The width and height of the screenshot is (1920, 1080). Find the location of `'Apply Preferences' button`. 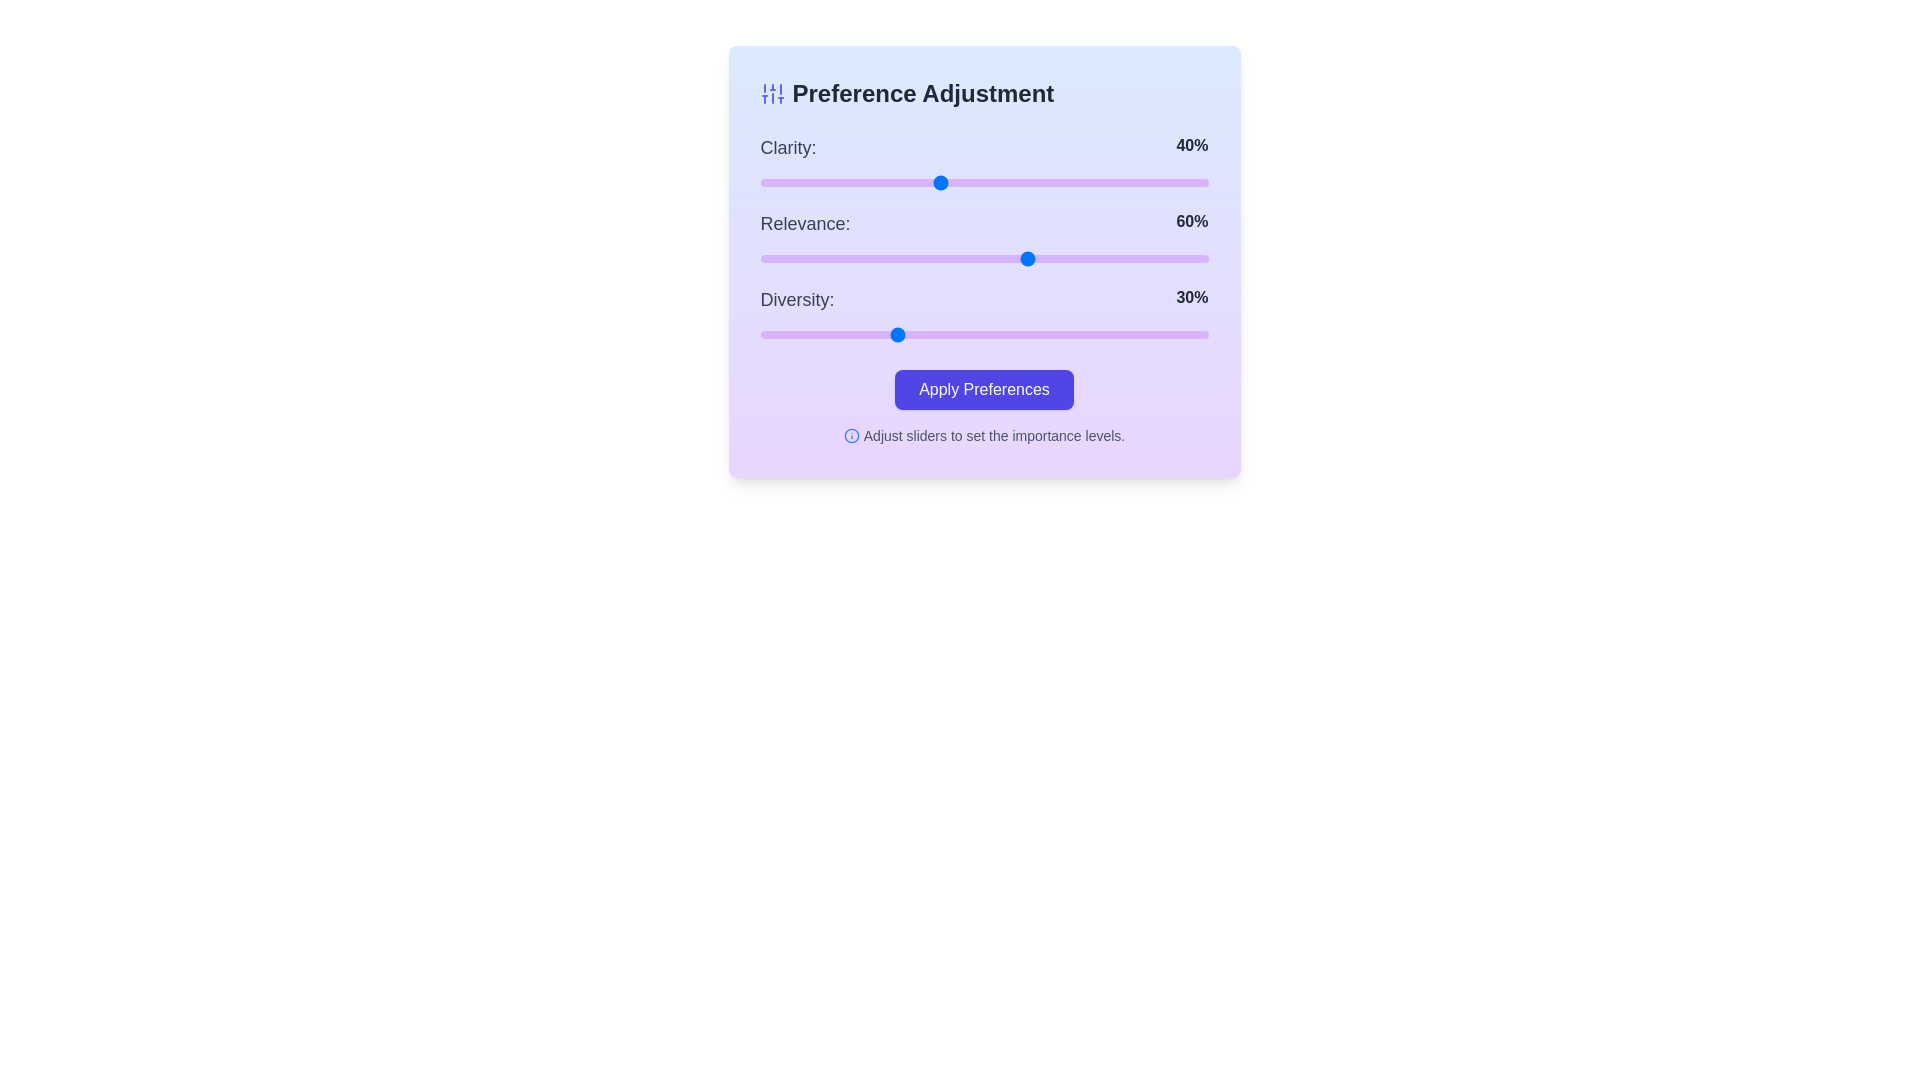

'Apply Preferences' button is located at coordinates (984, 389).